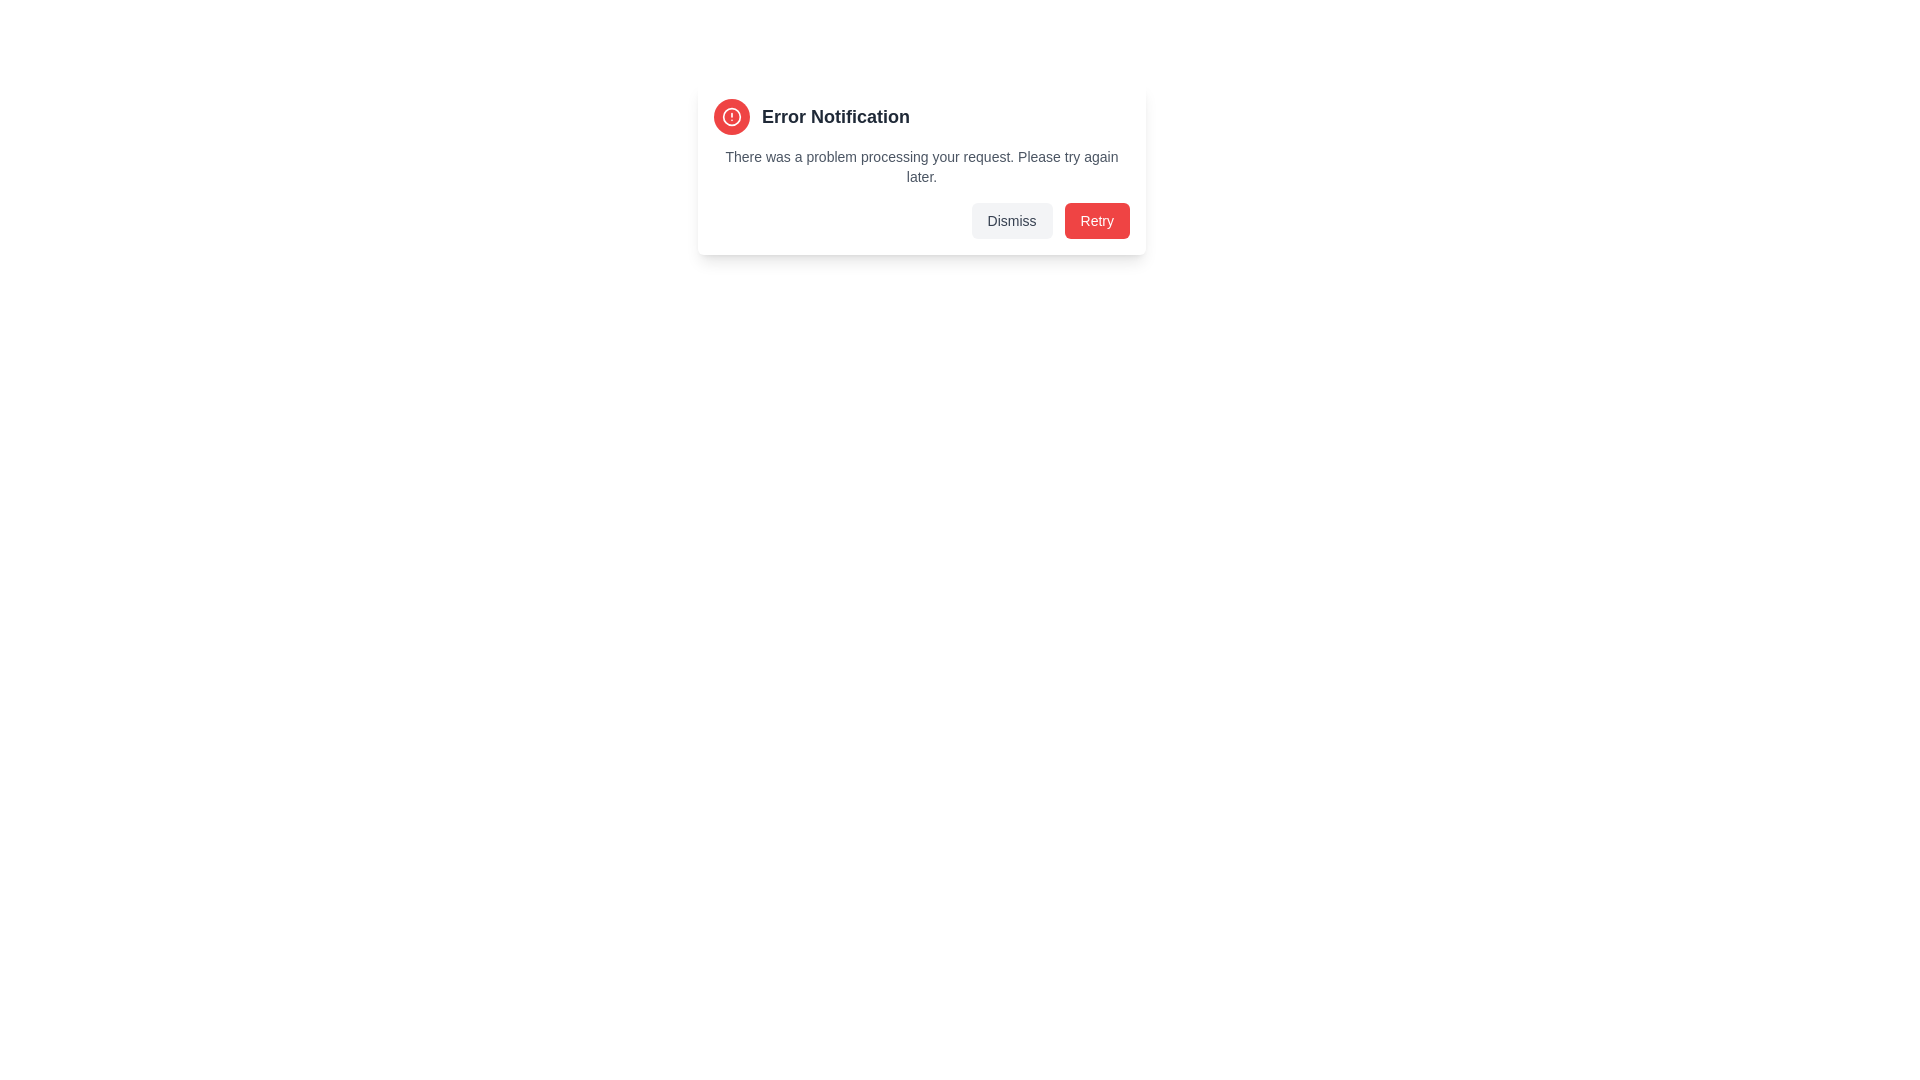 This screenshot has height=1080, width=1920. I want to click on the 'Dismiss' button to close the notification, so click(1012, 220).